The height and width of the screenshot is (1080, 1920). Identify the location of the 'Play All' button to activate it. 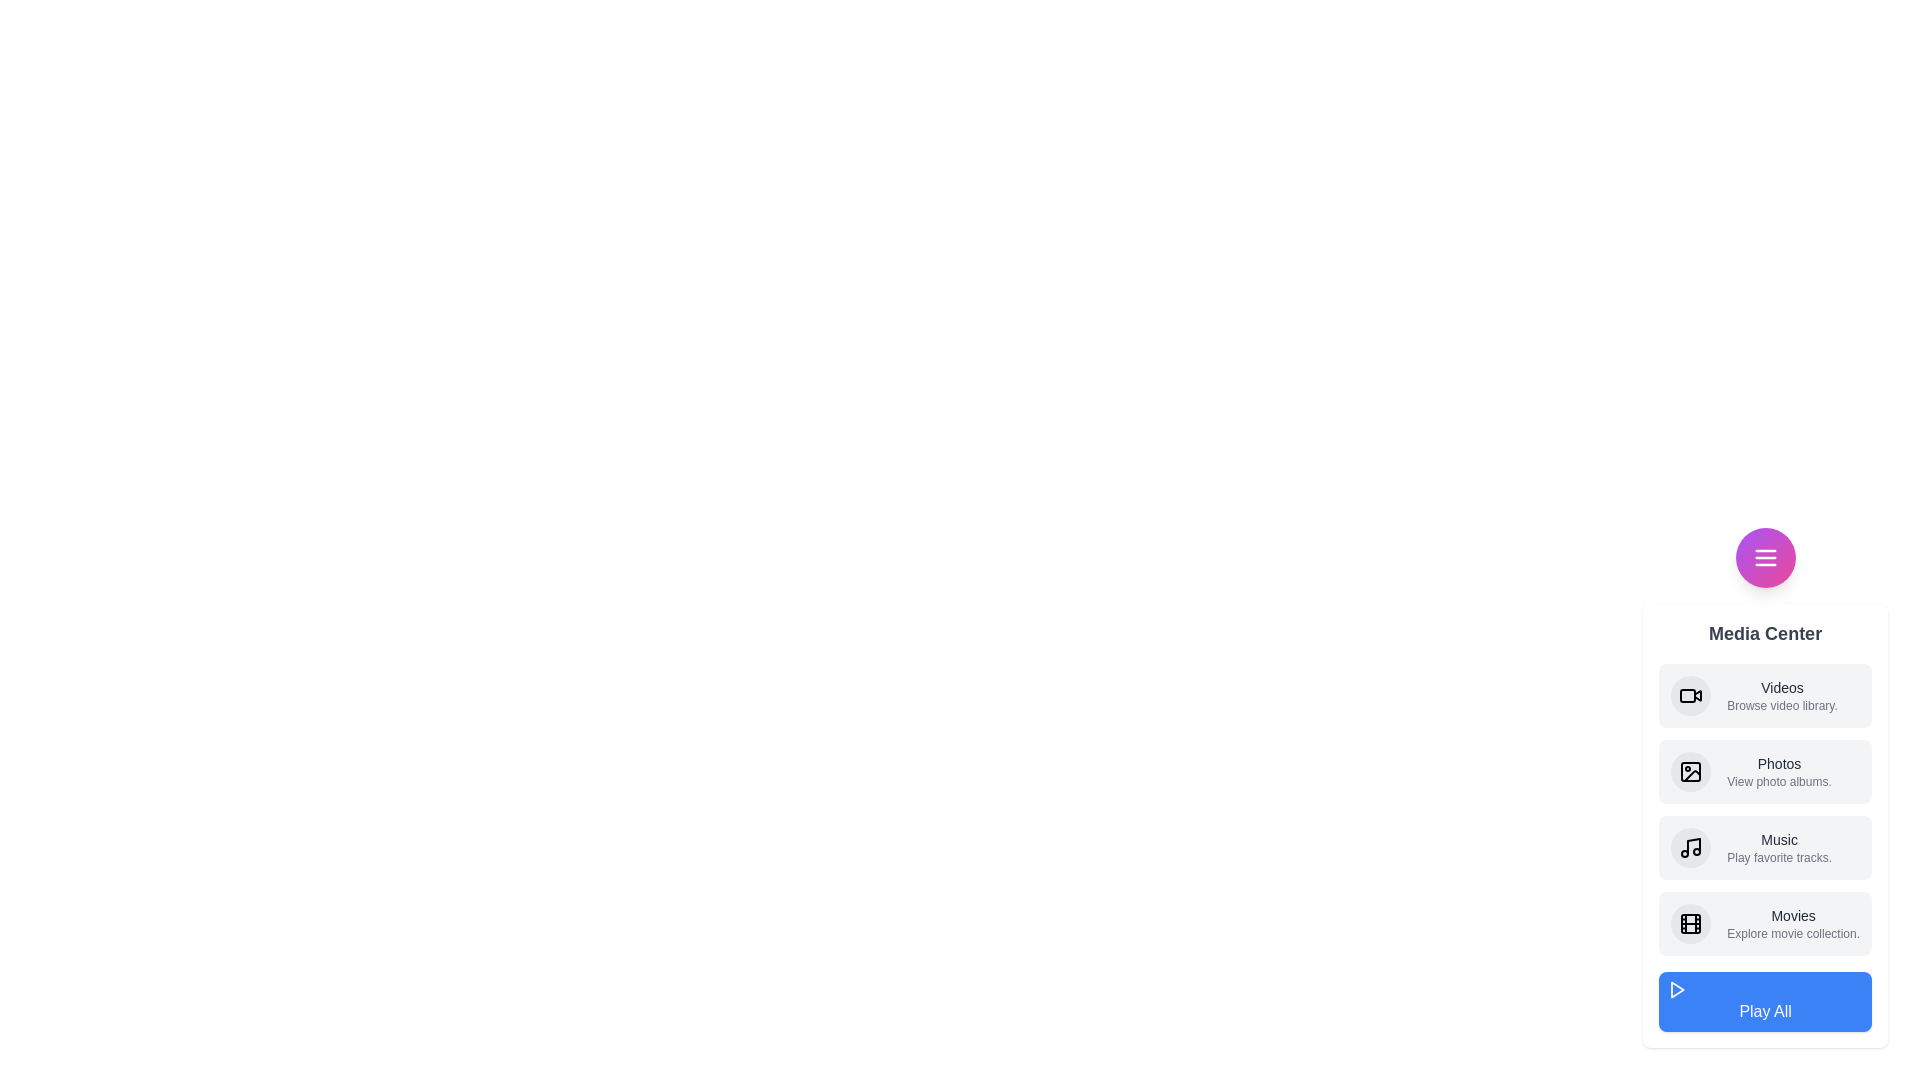
(1765, 1002).